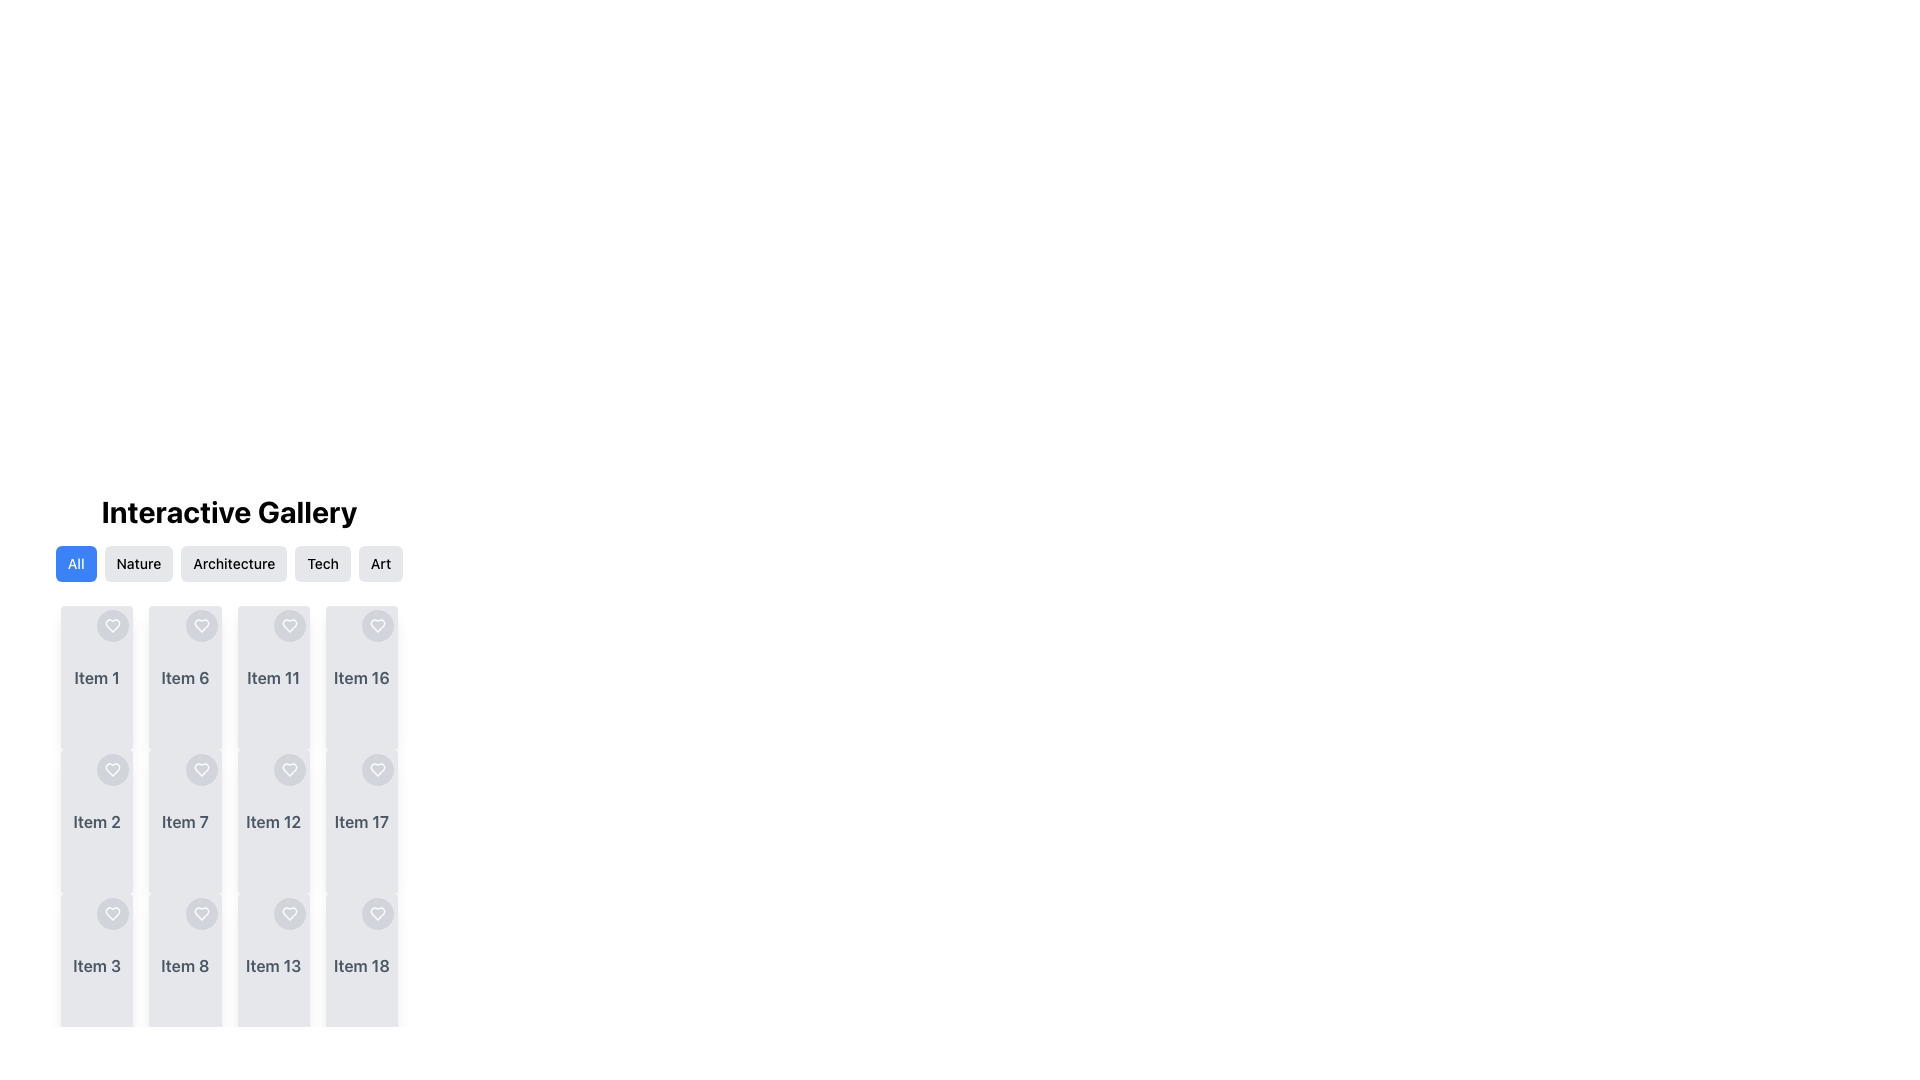 The image size is (1920, 1080). What do you see at coordinates (201, 624) in the screenshot?
I see `the heart icon button located at the top-right corner of the card displaying 'Item 6' in the gallery` at bounding box center [201, 624].